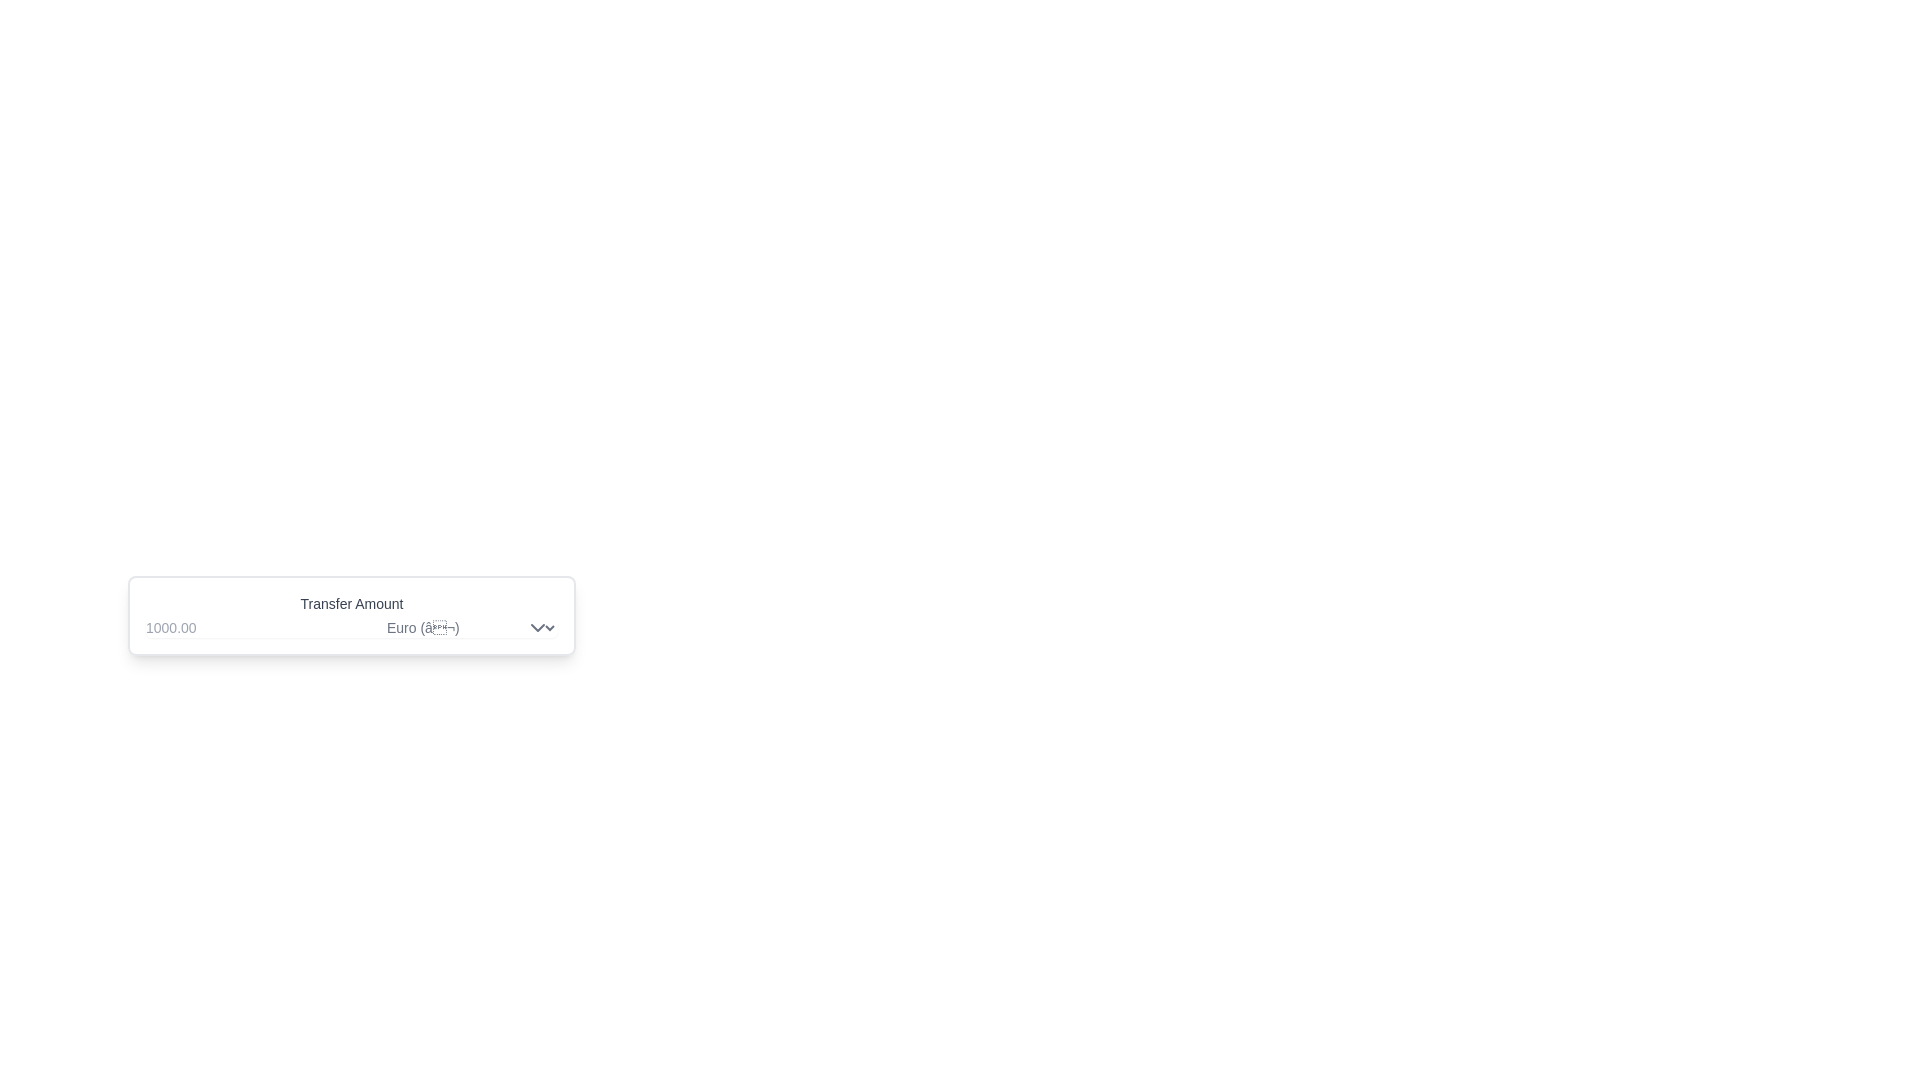 This screenshot has height=1080, width=1920. What do you see at coordinates (351, 603) in the screenshot?
I see `the 'Transfer Amount' text label that indicates the purpose of the adjacent input field for user guidance` at bounding box center [351, 603].